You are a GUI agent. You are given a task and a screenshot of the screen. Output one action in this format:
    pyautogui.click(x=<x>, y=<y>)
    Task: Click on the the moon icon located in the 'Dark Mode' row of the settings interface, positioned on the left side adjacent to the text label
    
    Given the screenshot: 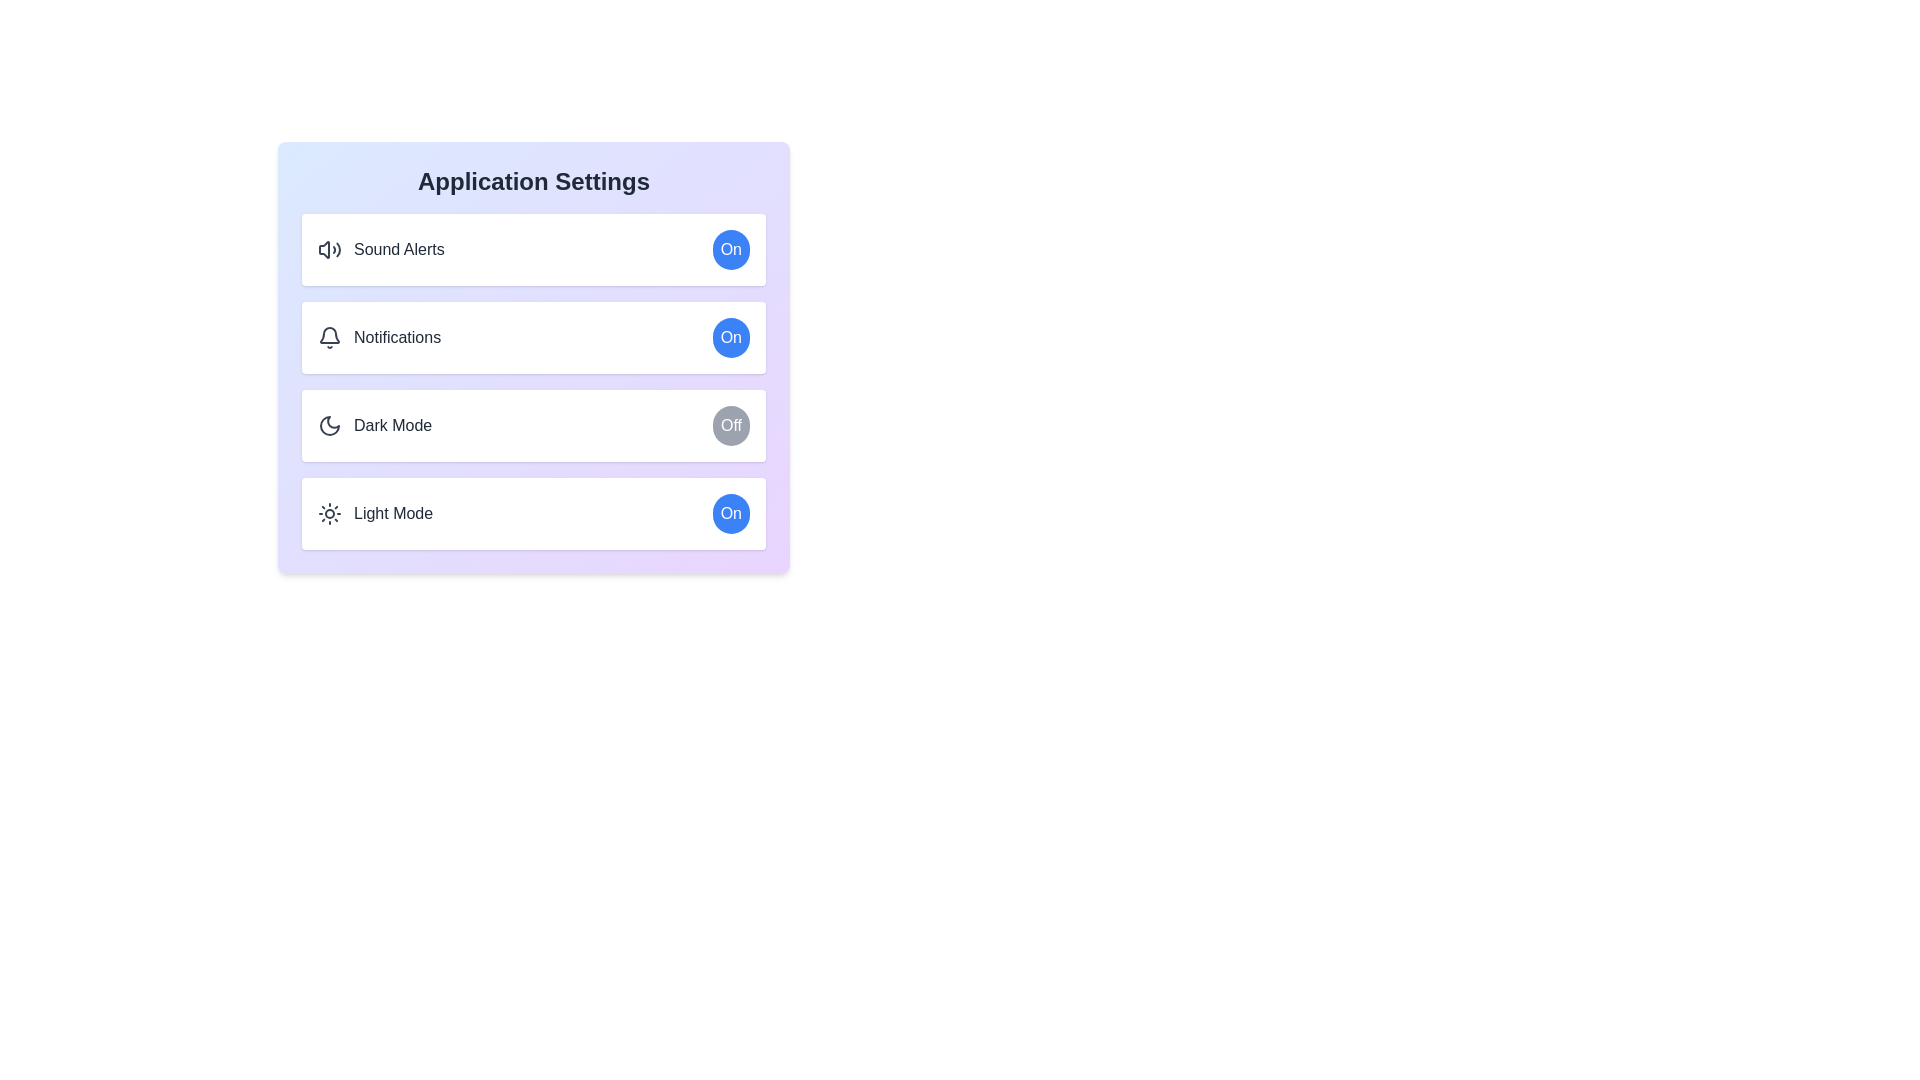 What is the action you would take?
    pyautogui.click(x=330, y=424)
    